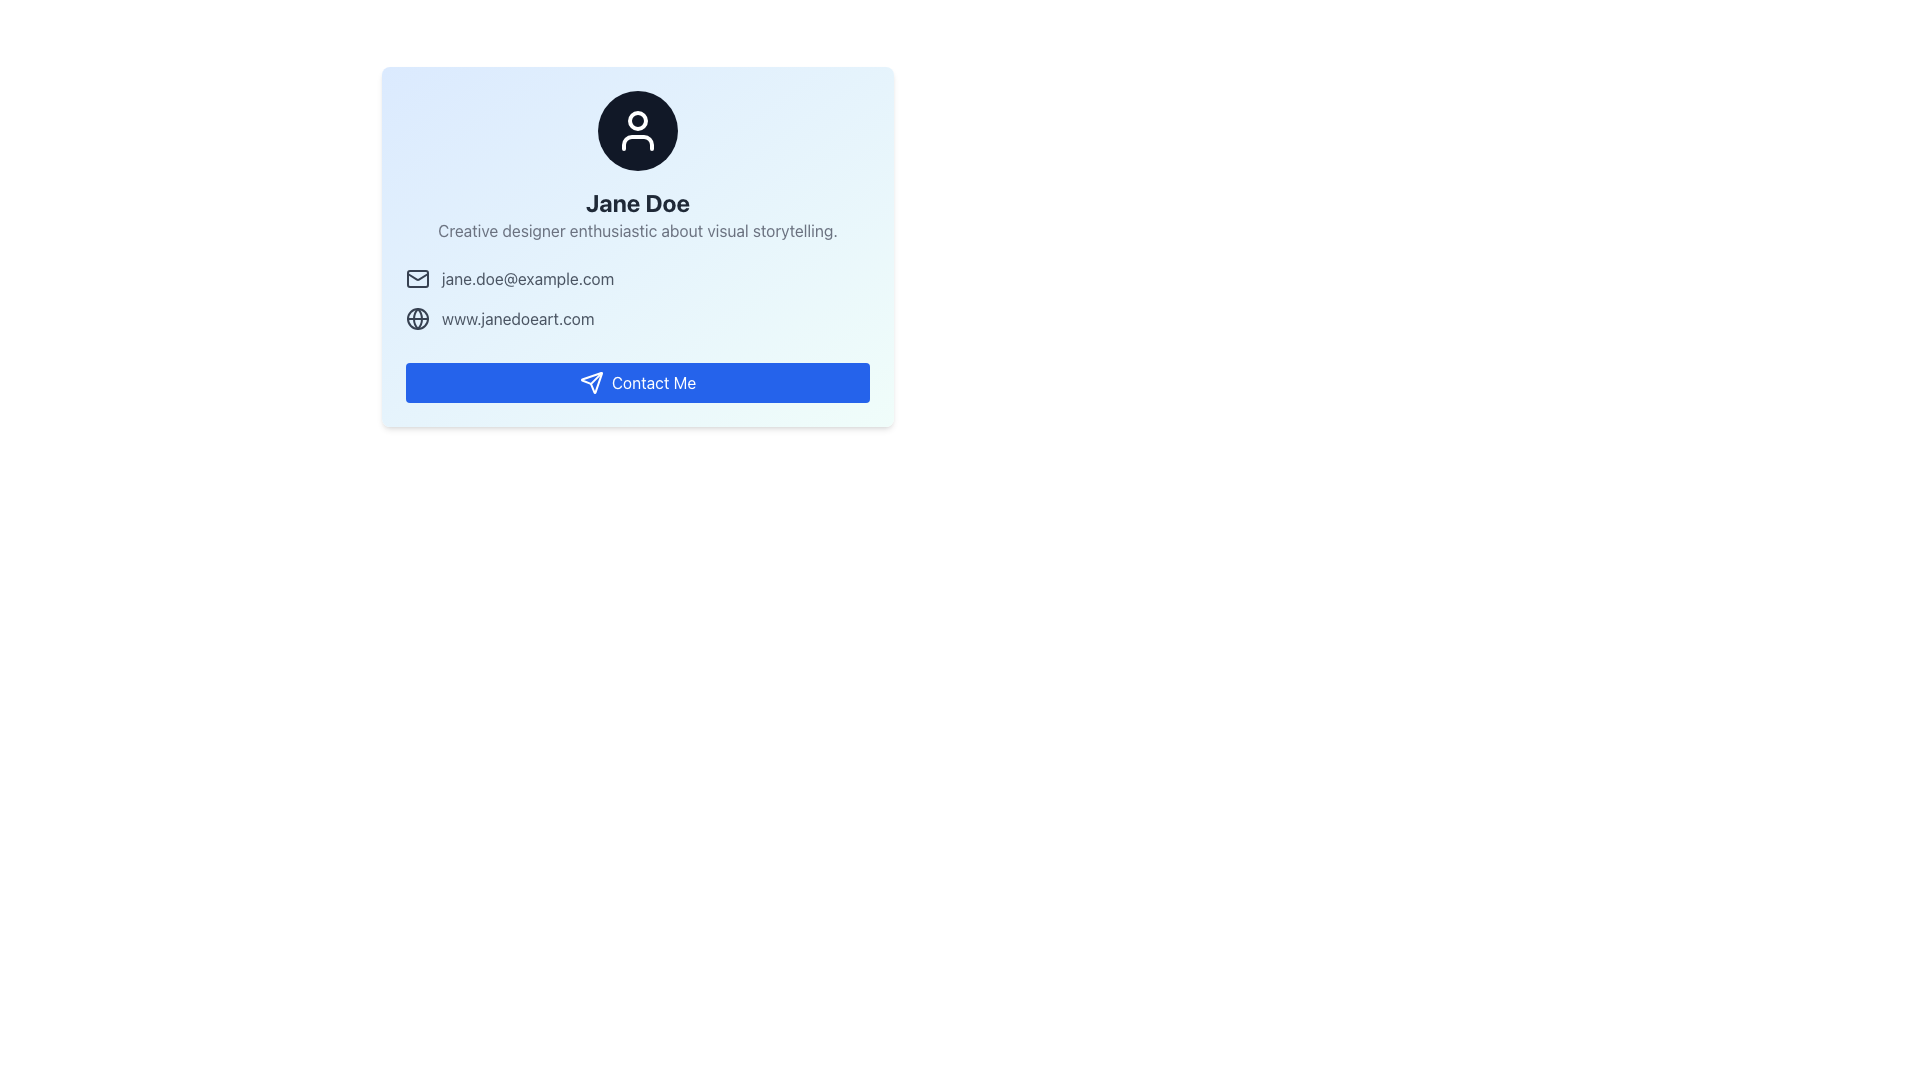 The image size is (1920, 1080). Describe the element at coordinates (416, 278) in the screenshot. I see `the design of the small gray-colored mail icon representing an envelope located to the left of the email text 'jane.doe@example.com'` at that location.